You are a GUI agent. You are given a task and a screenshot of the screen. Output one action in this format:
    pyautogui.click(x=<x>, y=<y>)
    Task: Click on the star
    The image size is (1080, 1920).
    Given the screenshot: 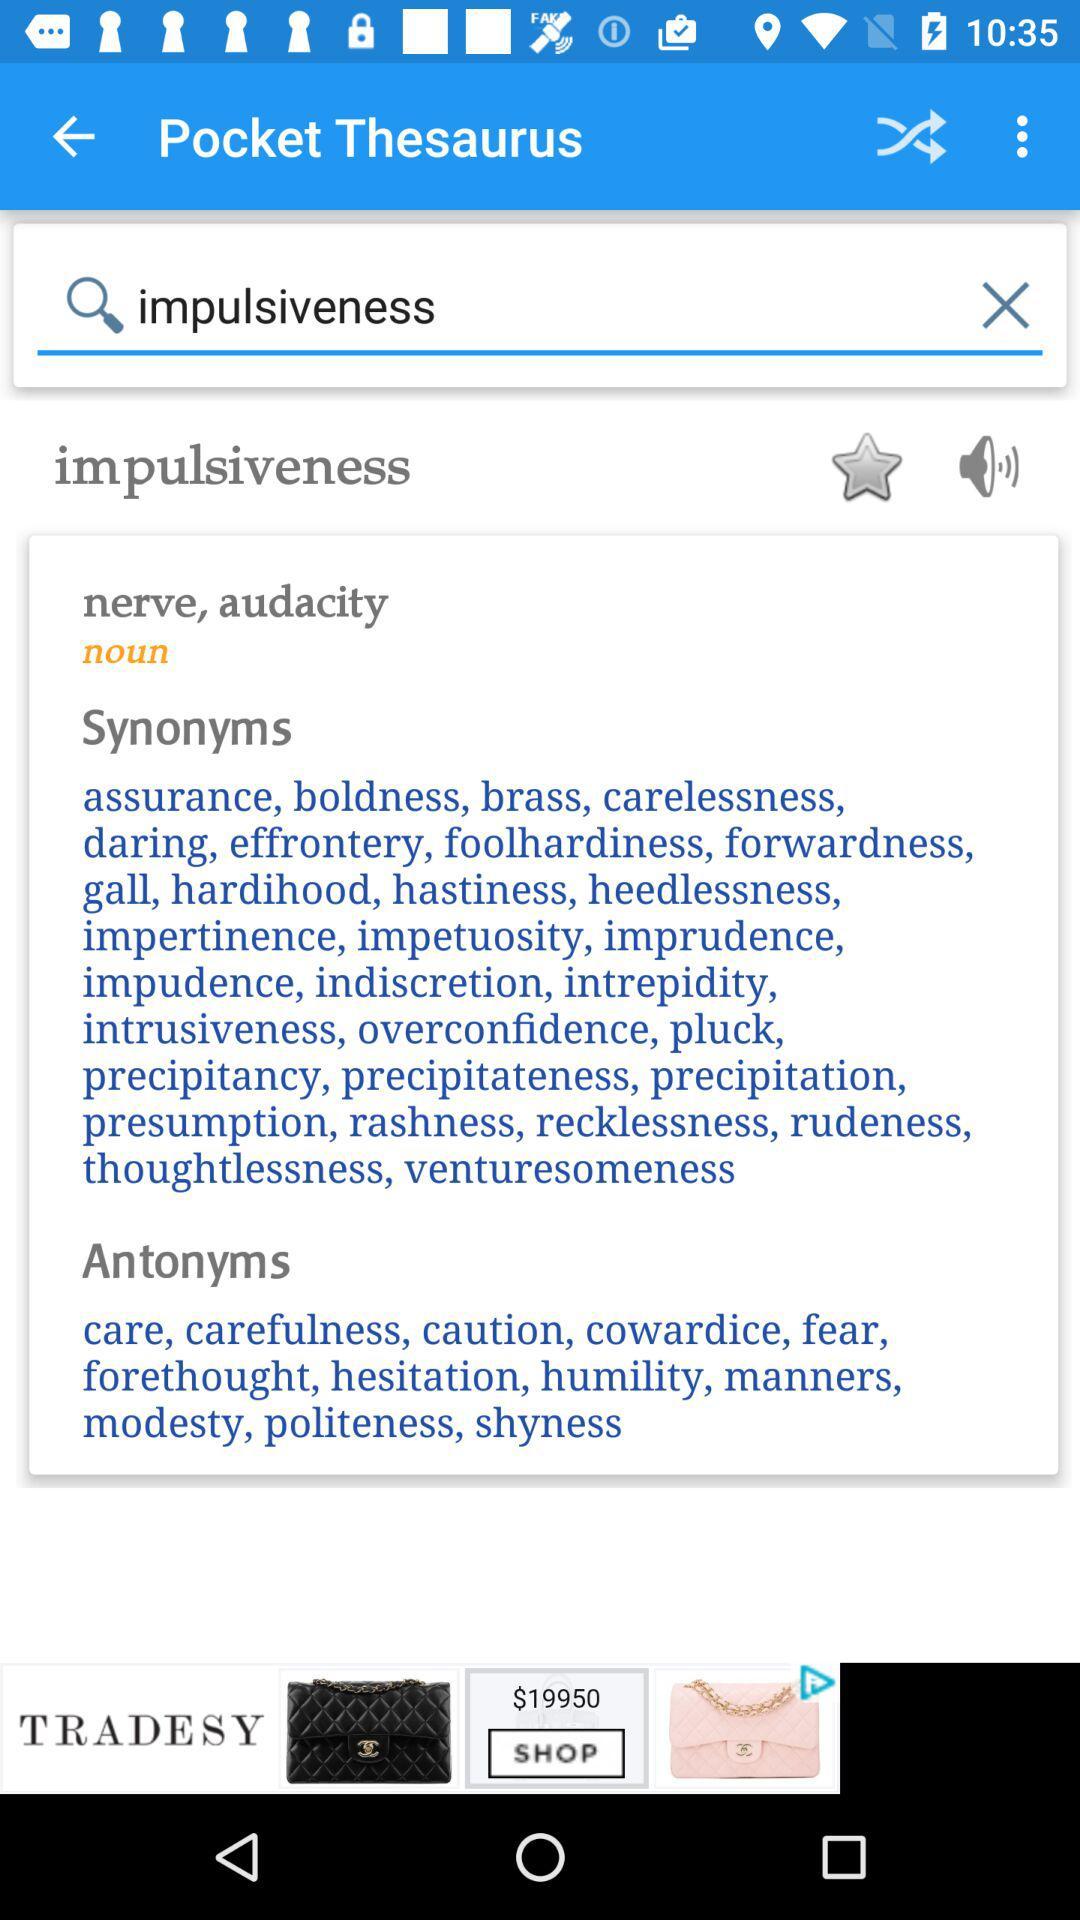 What is the action you would take?
    pyautogui.click(x=865, y=465)
    